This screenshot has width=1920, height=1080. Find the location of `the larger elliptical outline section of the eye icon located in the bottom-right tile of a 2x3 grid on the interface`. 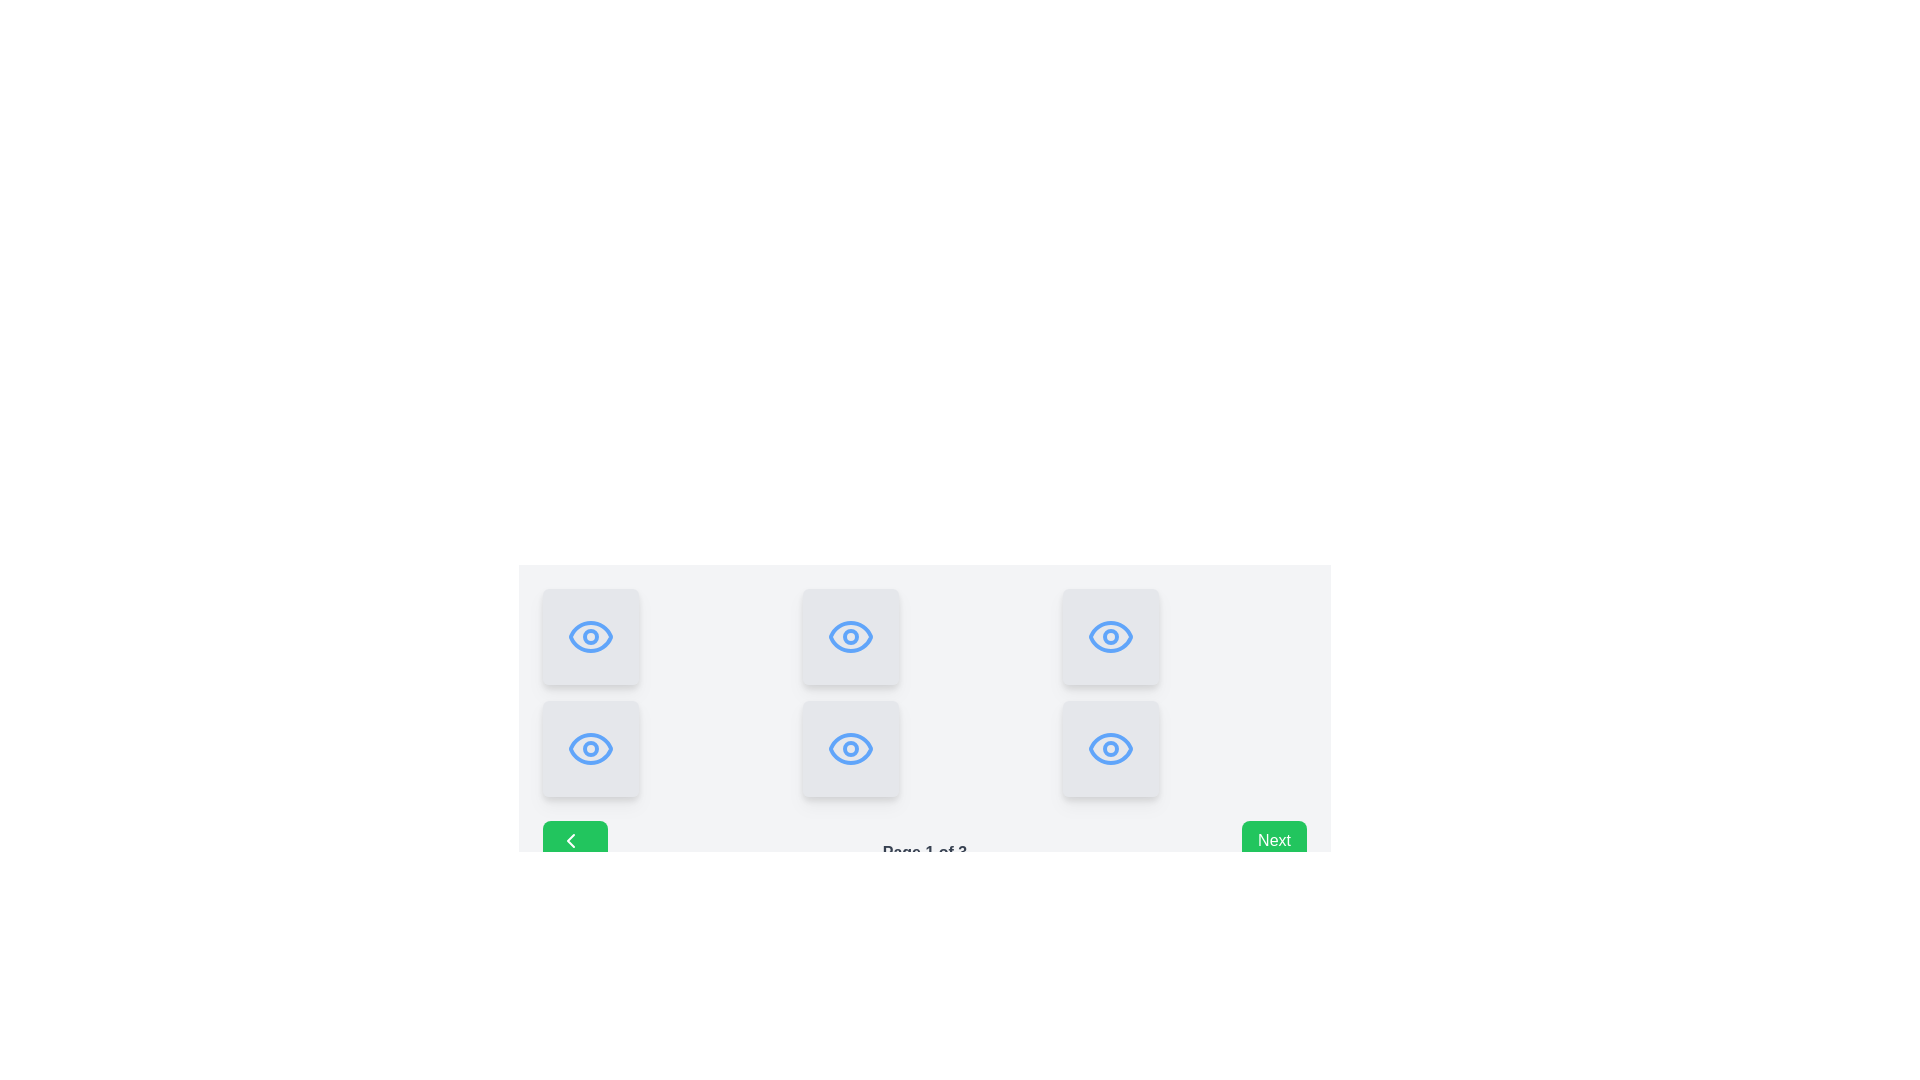

the larger elliptical outline section of the eye icon located in the bottom-right tile of a 2x3 grid on the interface is located at coordinates (1109, 748).